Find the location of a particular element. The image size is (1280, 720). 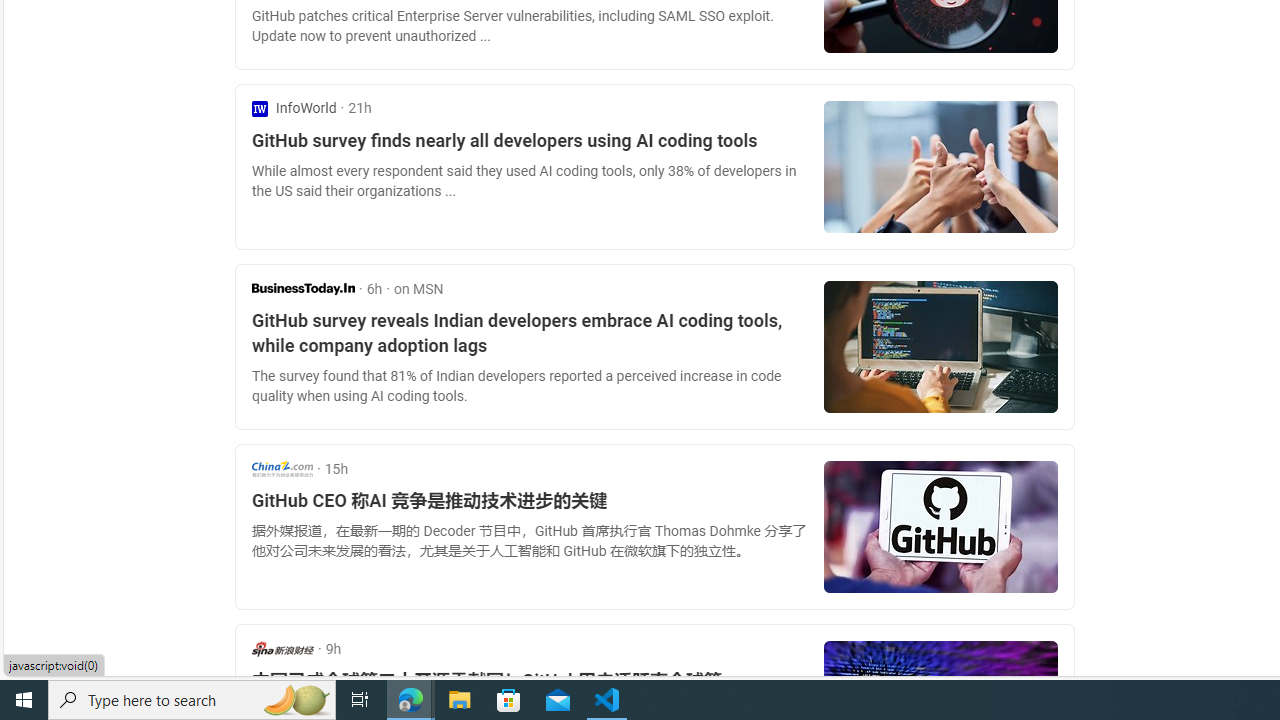

'Business Today' is located at coordinates (302, 288).